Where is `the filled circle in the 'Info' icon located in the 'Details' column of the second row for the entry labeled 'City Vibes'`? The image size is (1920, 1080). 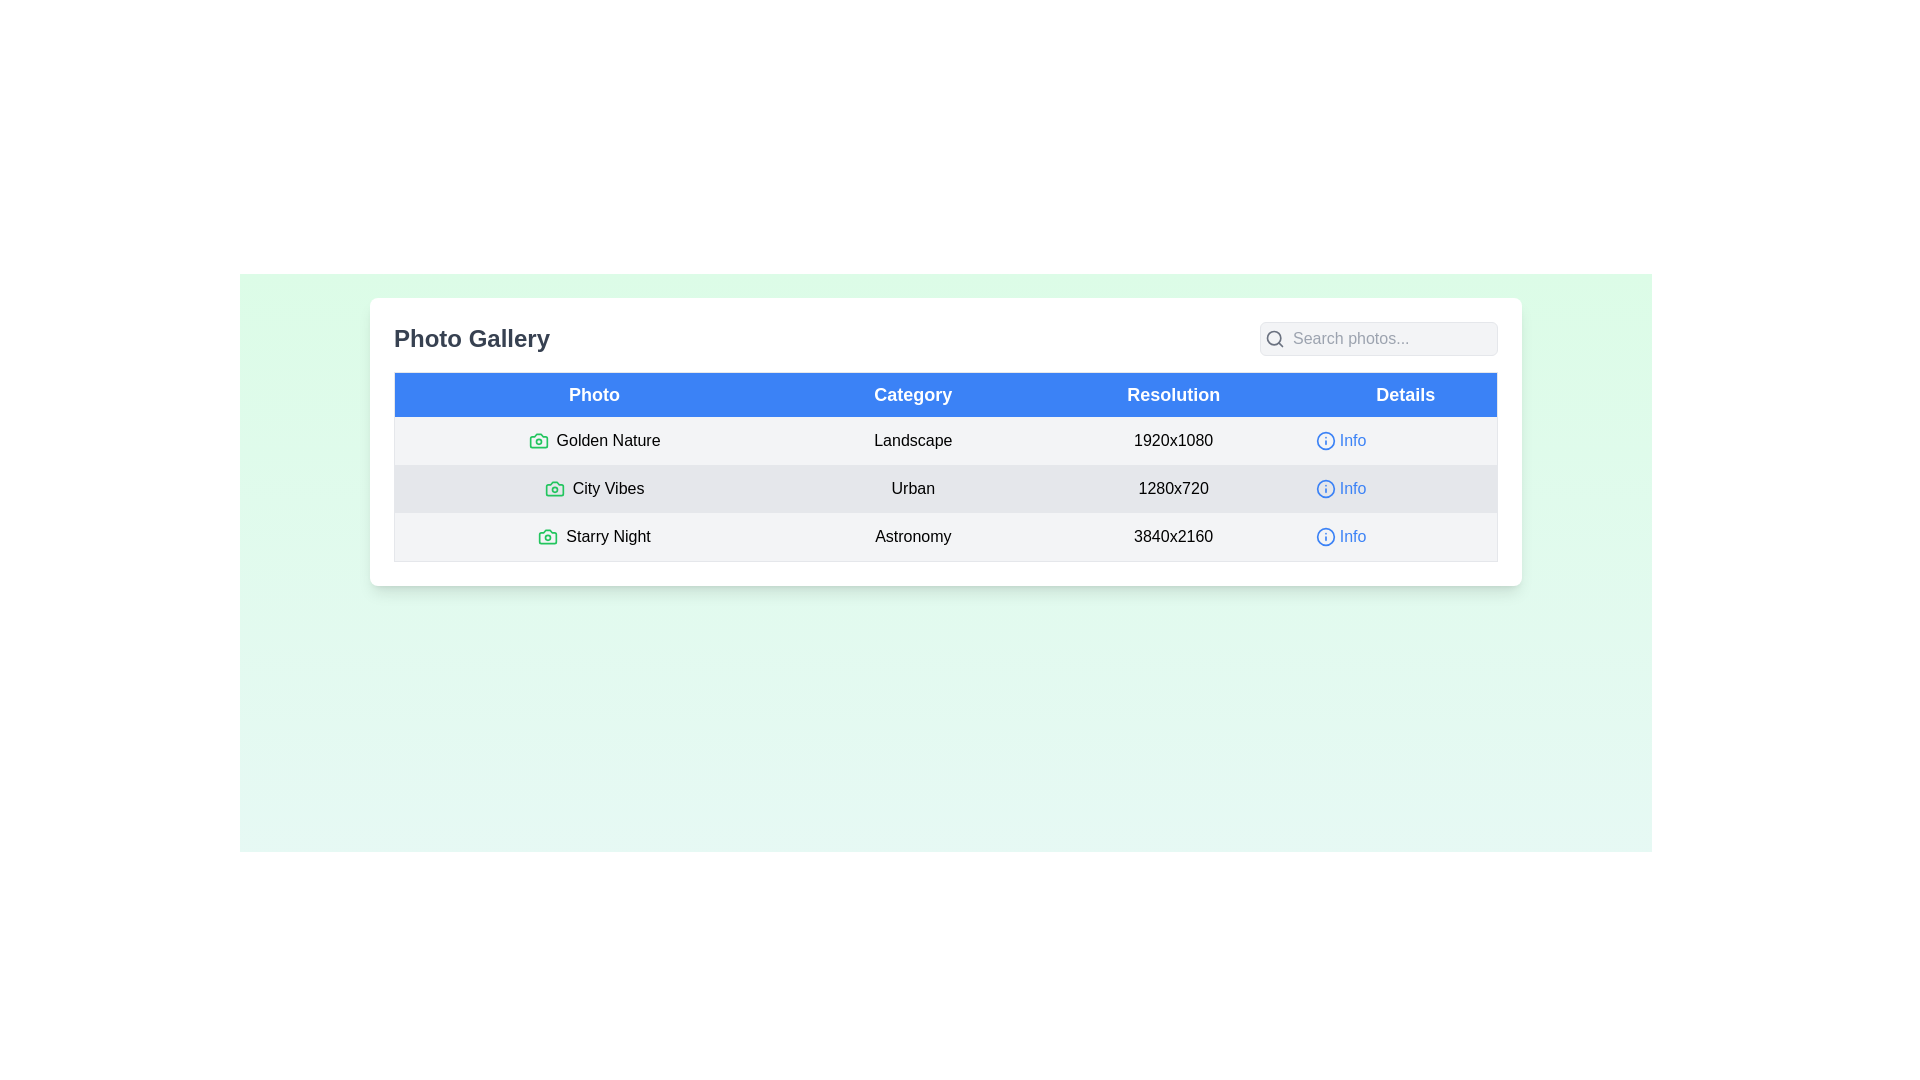 the filled circle in the 'Info' icon located in the 'Details' column of the second row for the entry labeled 'City Vibes' is located at coordinates (1325, 489).